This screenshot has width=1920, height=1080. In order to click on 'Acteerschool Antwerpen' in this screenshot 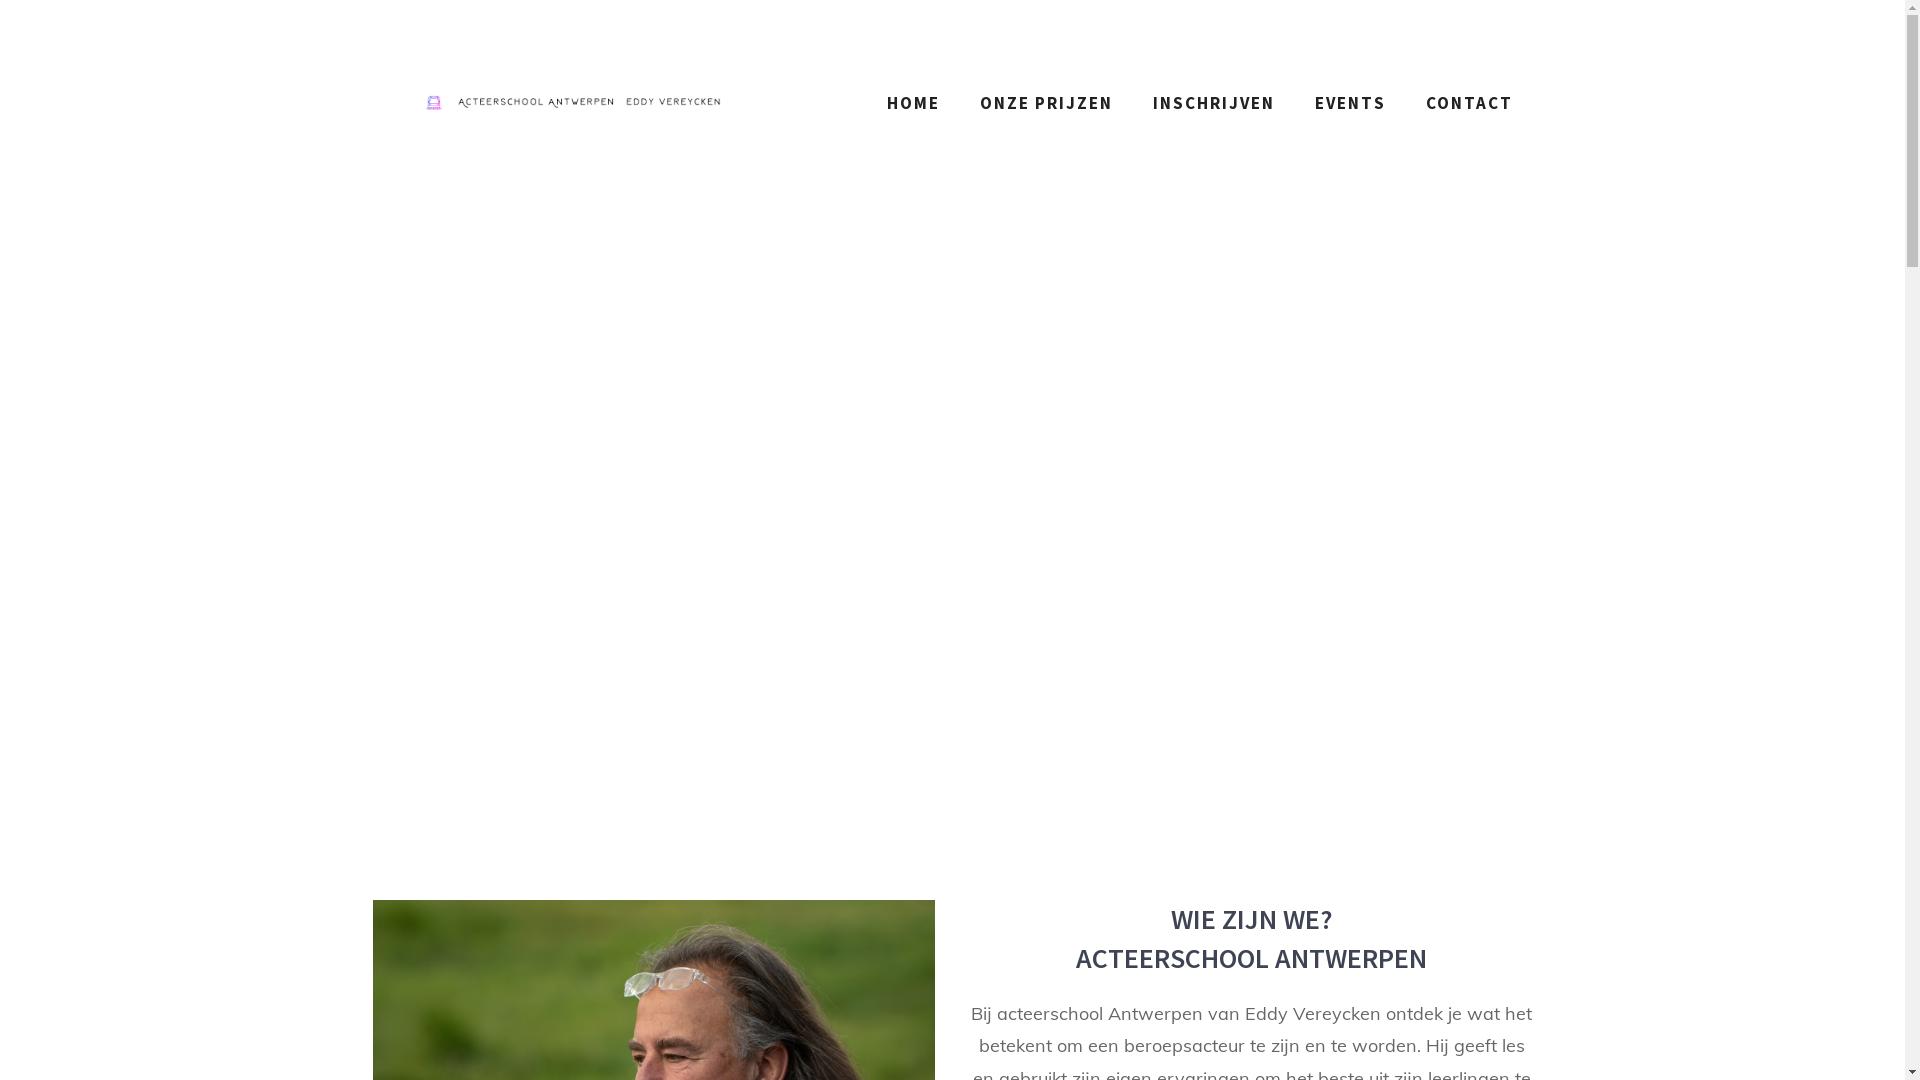, I will do `click(570, 103)`.